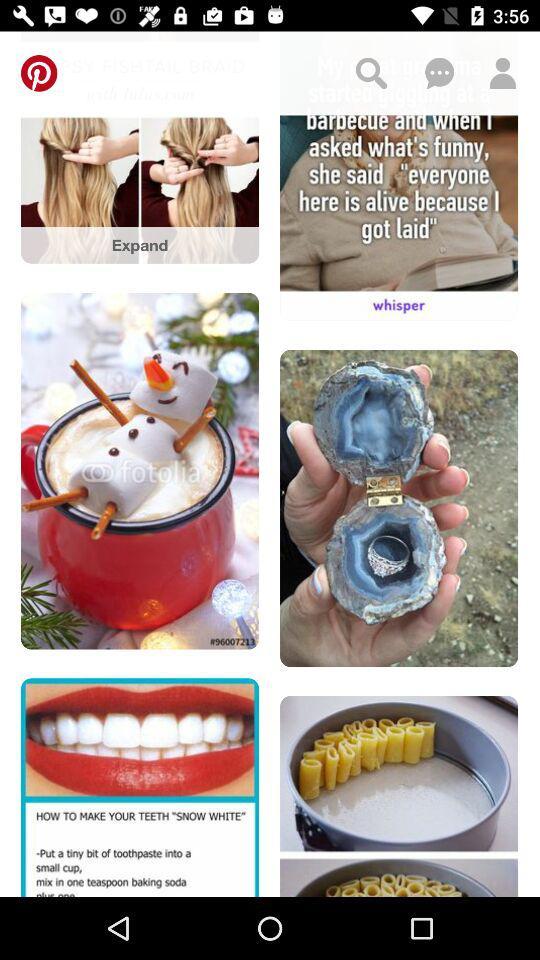 Image resolution: width=540 pixels, height=960 pixels. Describe the element at coordinates (370, 73) in the screenshot. I see `search` at that location.